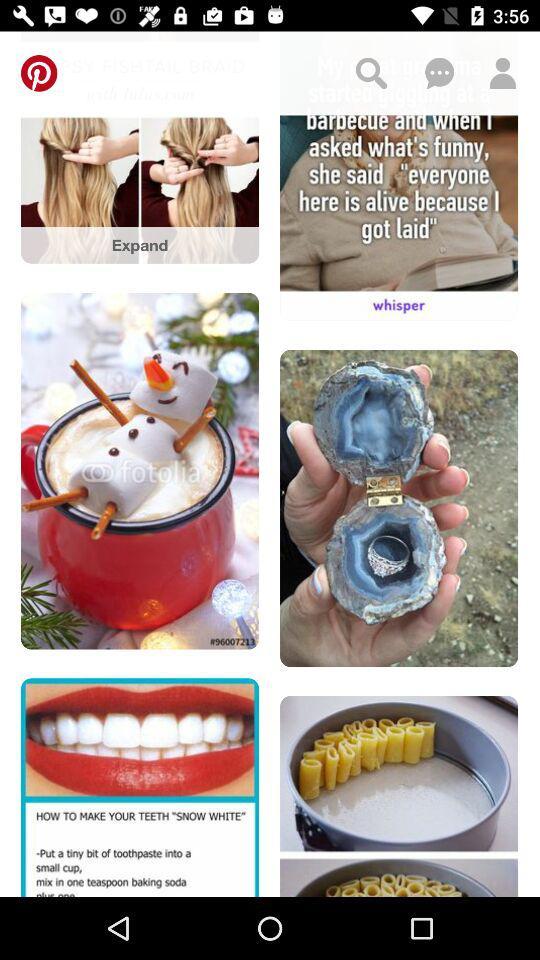 Image resolution: width=540 pixels, height=960 pixels. Describe the element at coordinates (370, 73) in the screenshot. I see `search` at that location.